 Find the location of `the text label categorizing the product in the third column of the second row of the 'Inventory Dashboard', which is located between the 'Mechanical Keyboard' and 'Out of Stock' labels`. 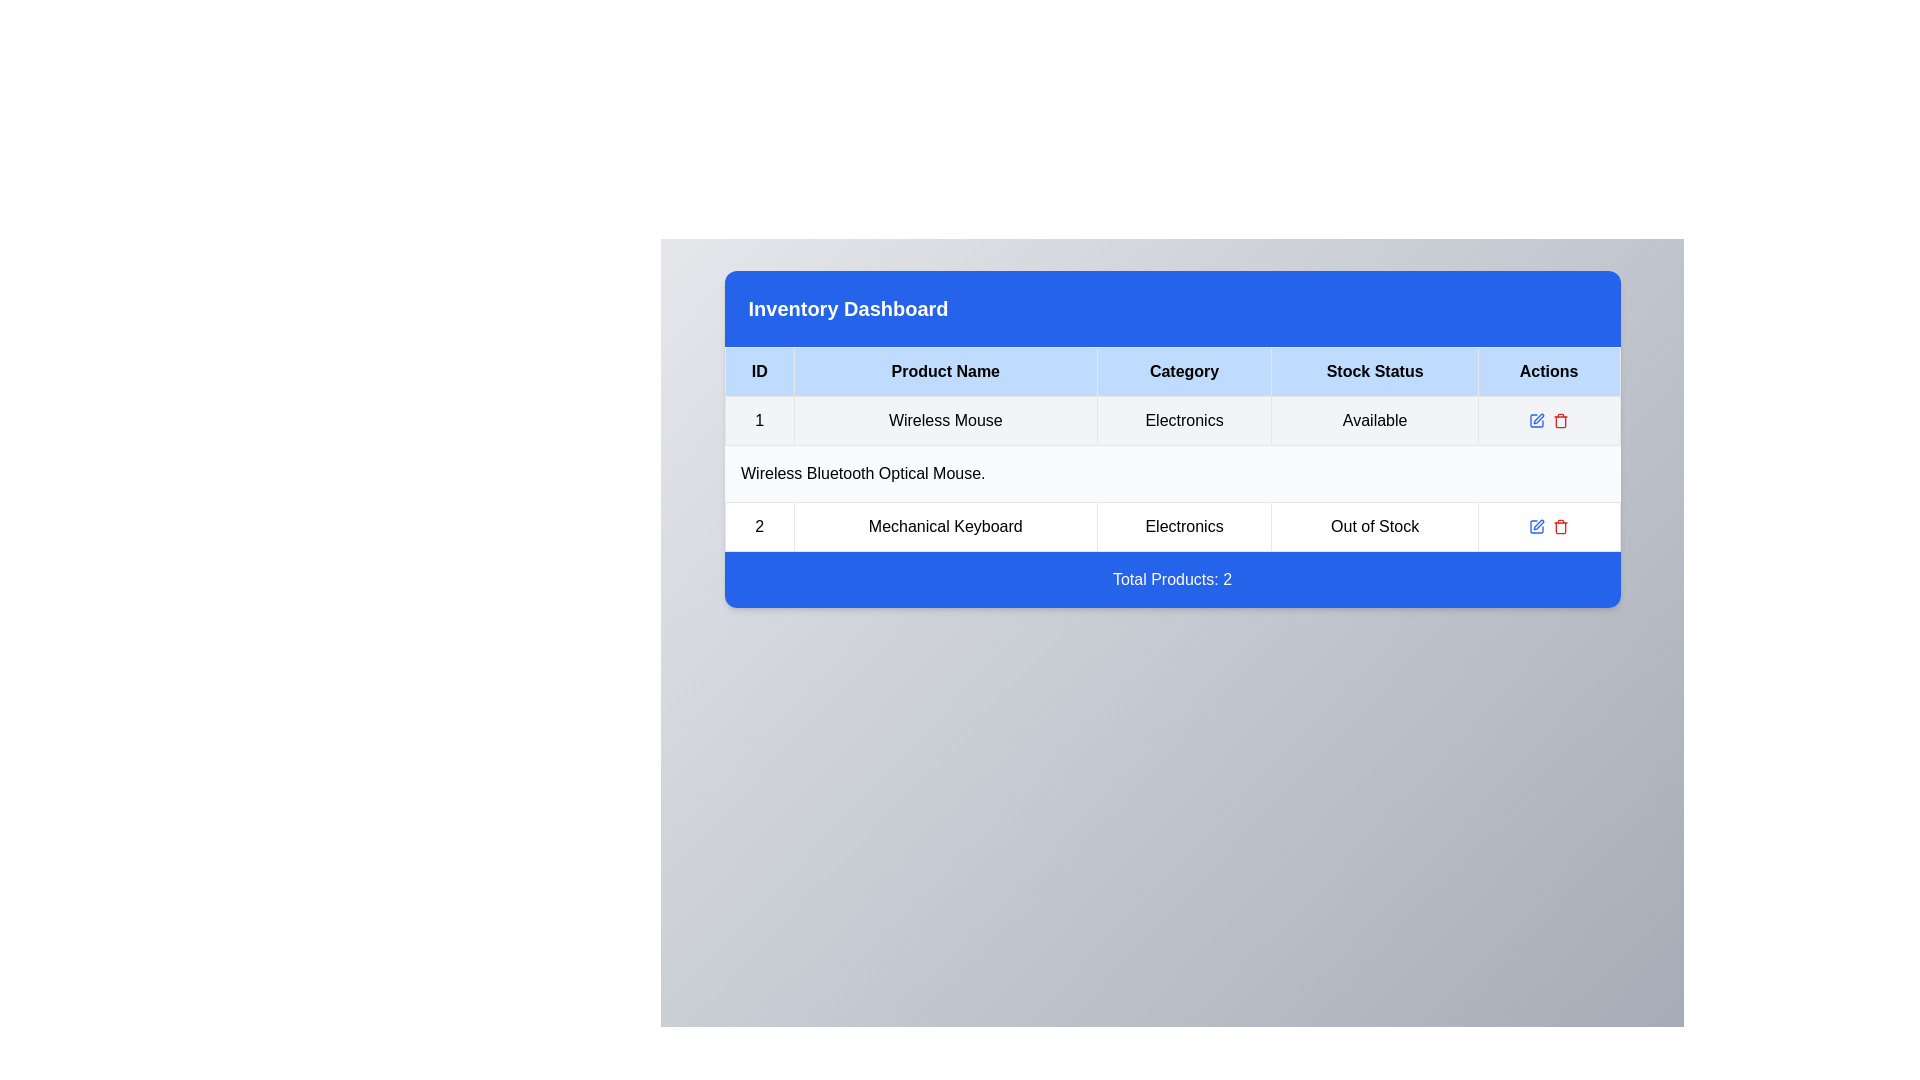

the text label categorizing the product in the third column of the second row of the 'Inventory Dashboard', which is located between the 'Mechanical Keyboard' and 'Out of Stock' labels is located at coordinates (1184, 526).